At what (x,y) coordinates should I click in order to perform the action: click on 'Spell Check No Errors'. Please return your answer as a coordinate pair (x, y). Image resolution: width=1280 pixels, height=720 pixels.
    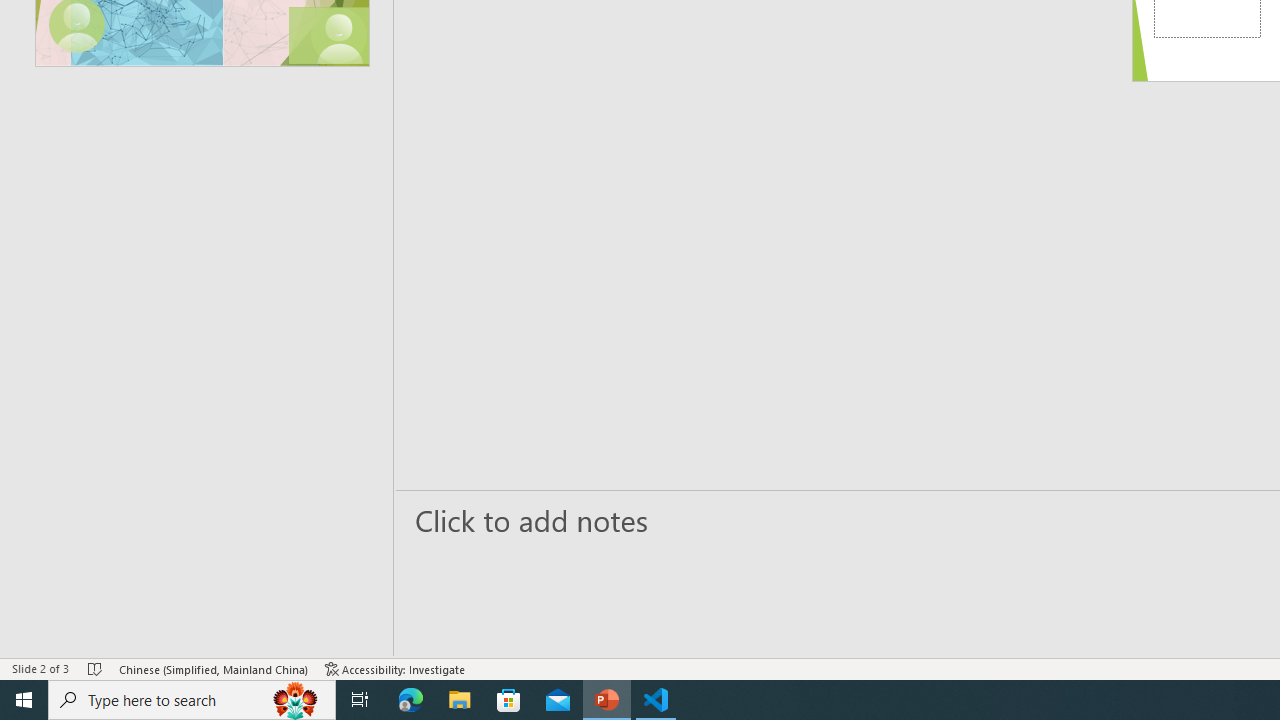
    Looking at the image, I should click on (95, 669).